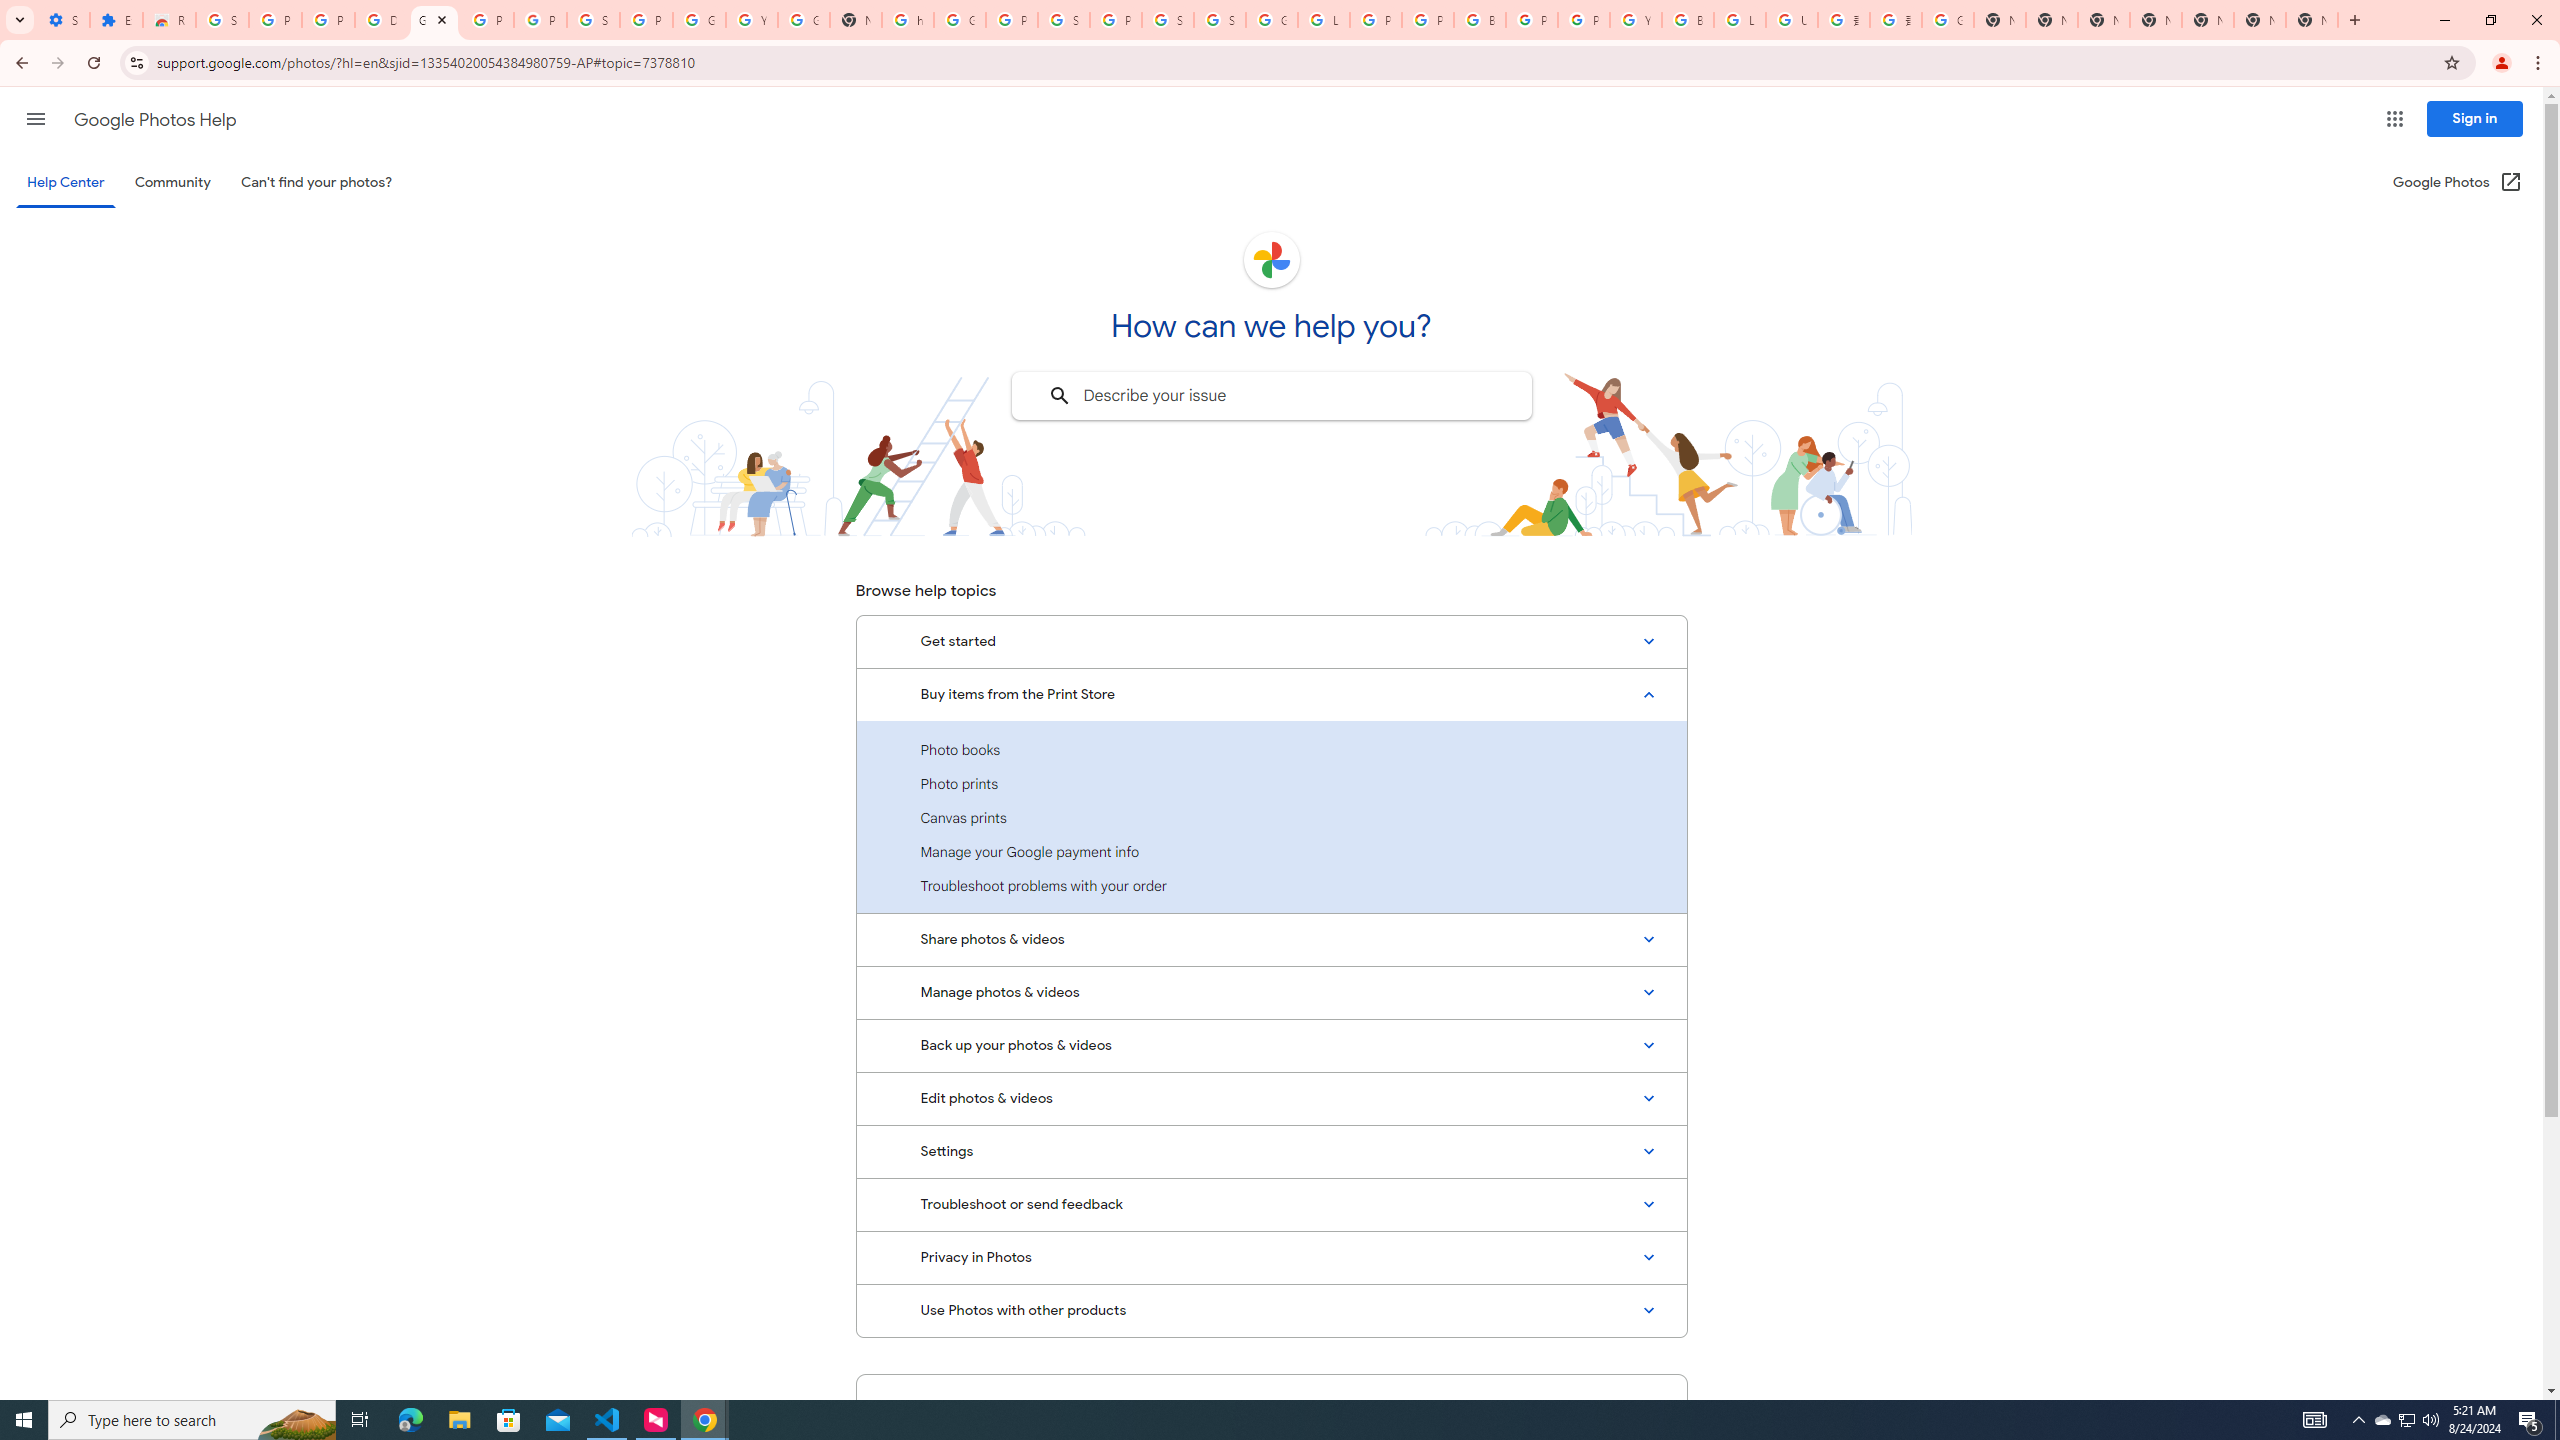  What do you see at coordinates (1271, 750) in the screenshot?
I see `'Photo books'` at bounding box center [1271, 750].